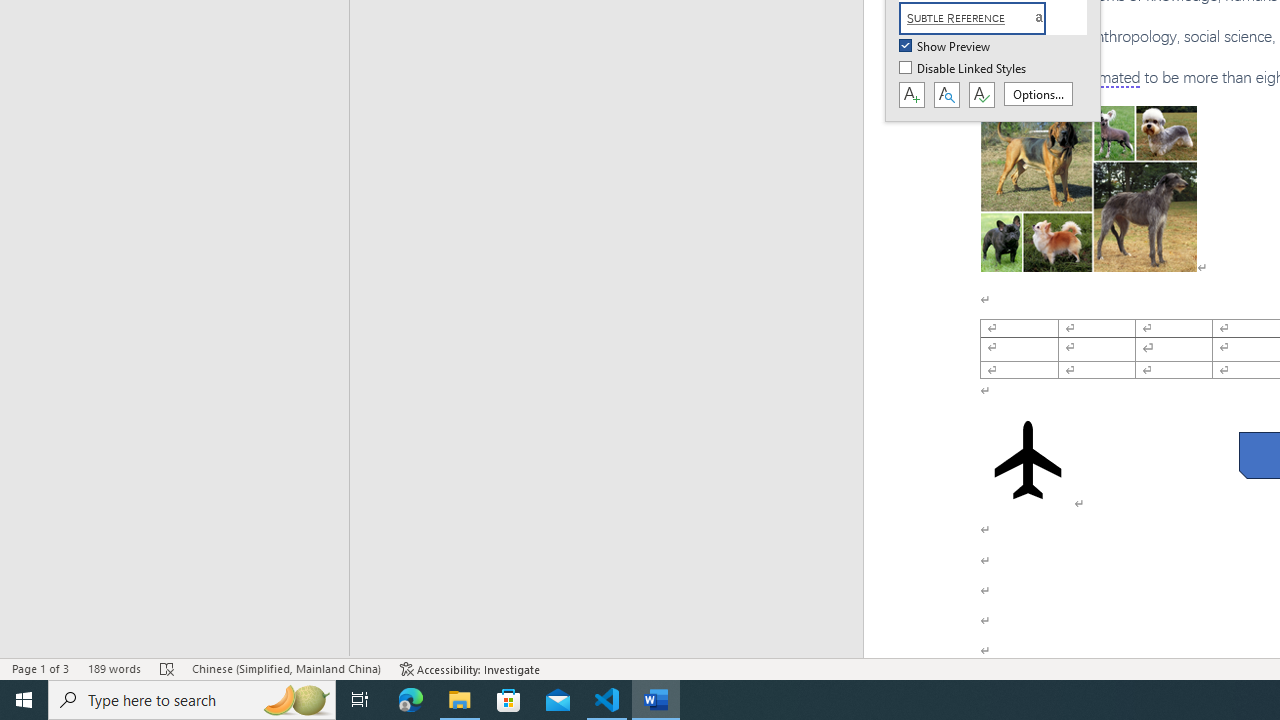 The width and height of the screenshot is (1280, 720). I want to click on 'Class: NetUIButton', so click(981, 95).